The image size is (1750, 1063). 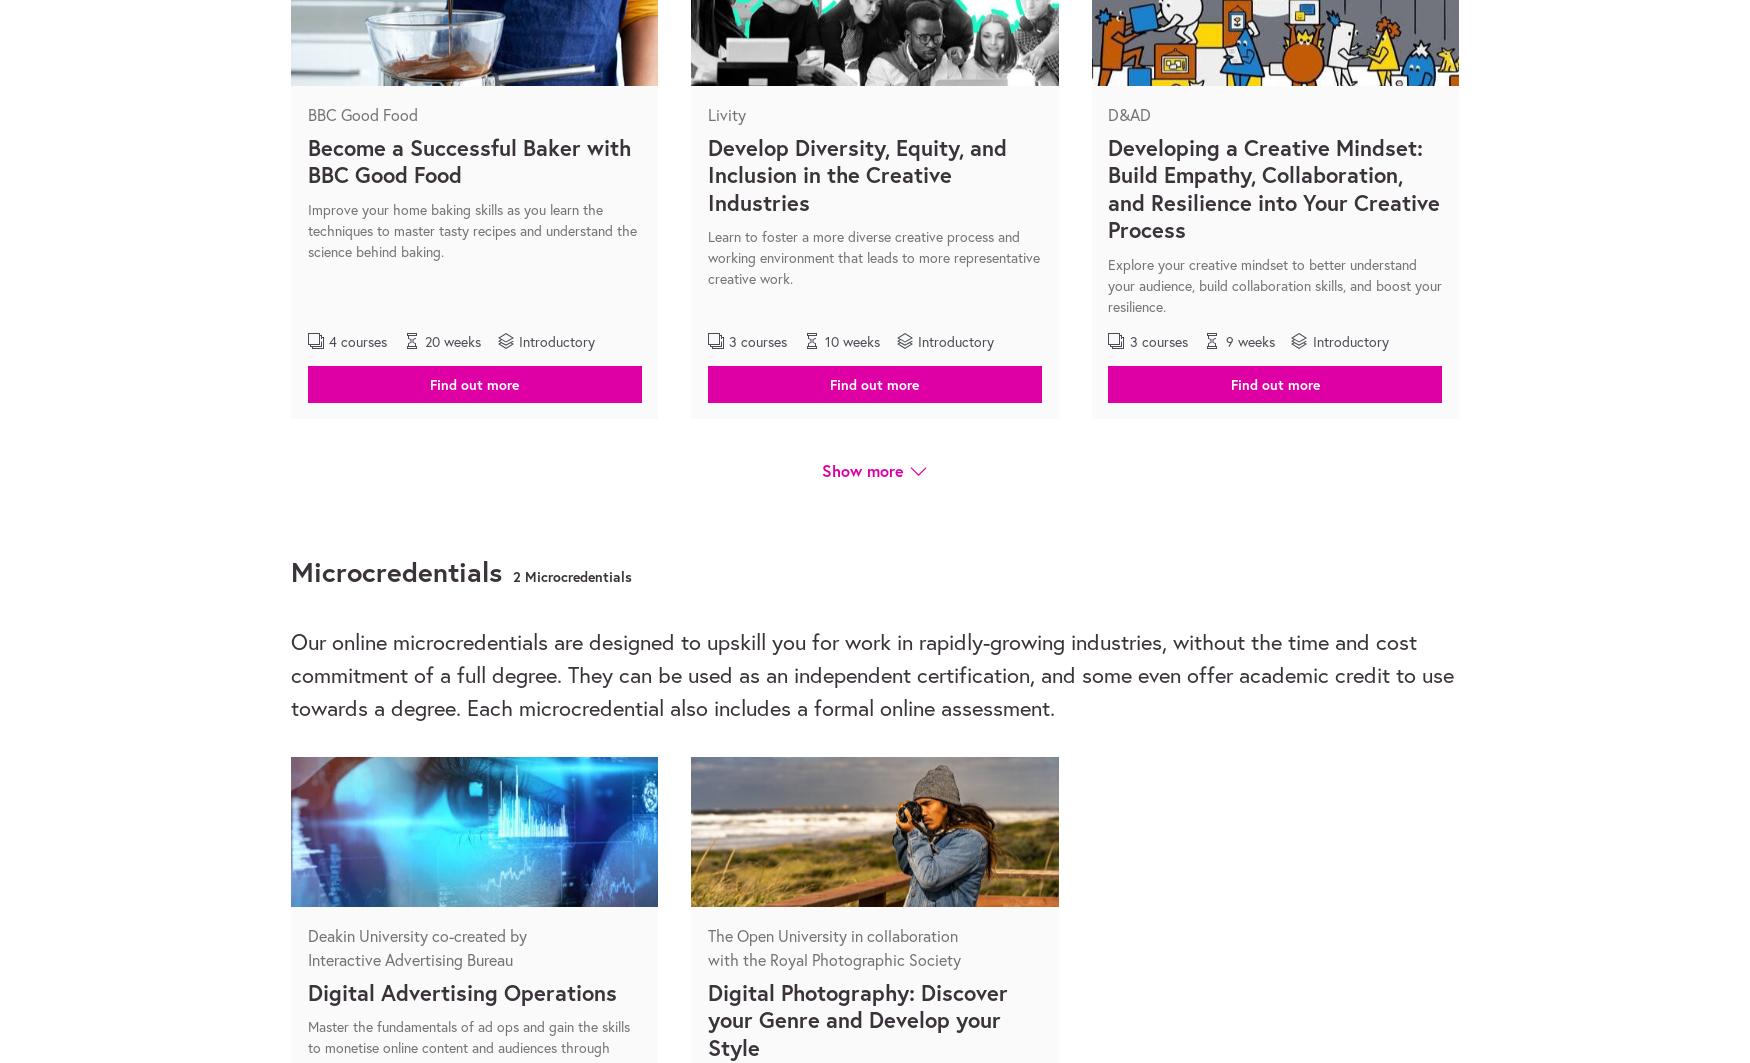 What do you see at coordinates (471, 229) in the screenshot?
I see `'Improve your home baking skills as you learn the techniques to master tasty recipes and understand the science behind baking.'` at bounding box center [471, 229].